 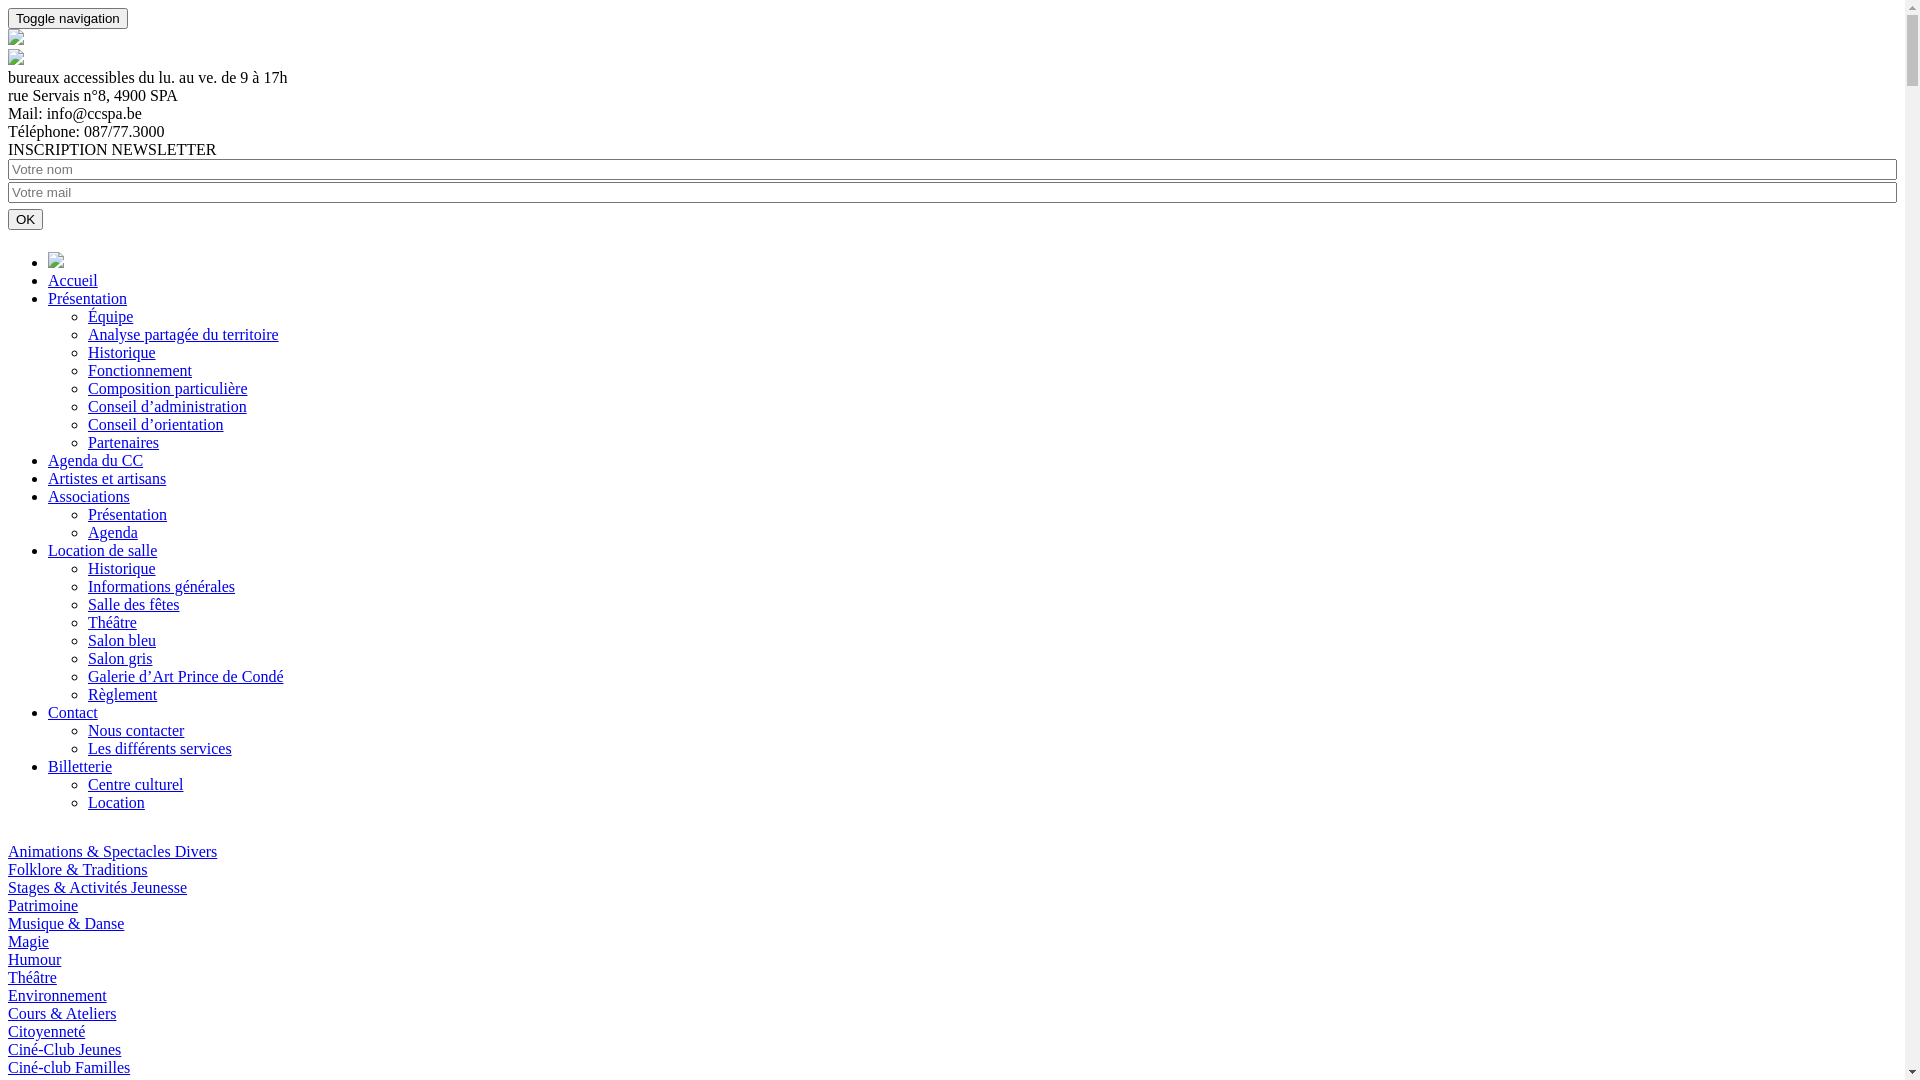 I want to click on 'Musique & Danse', so click(x=66, y=923).